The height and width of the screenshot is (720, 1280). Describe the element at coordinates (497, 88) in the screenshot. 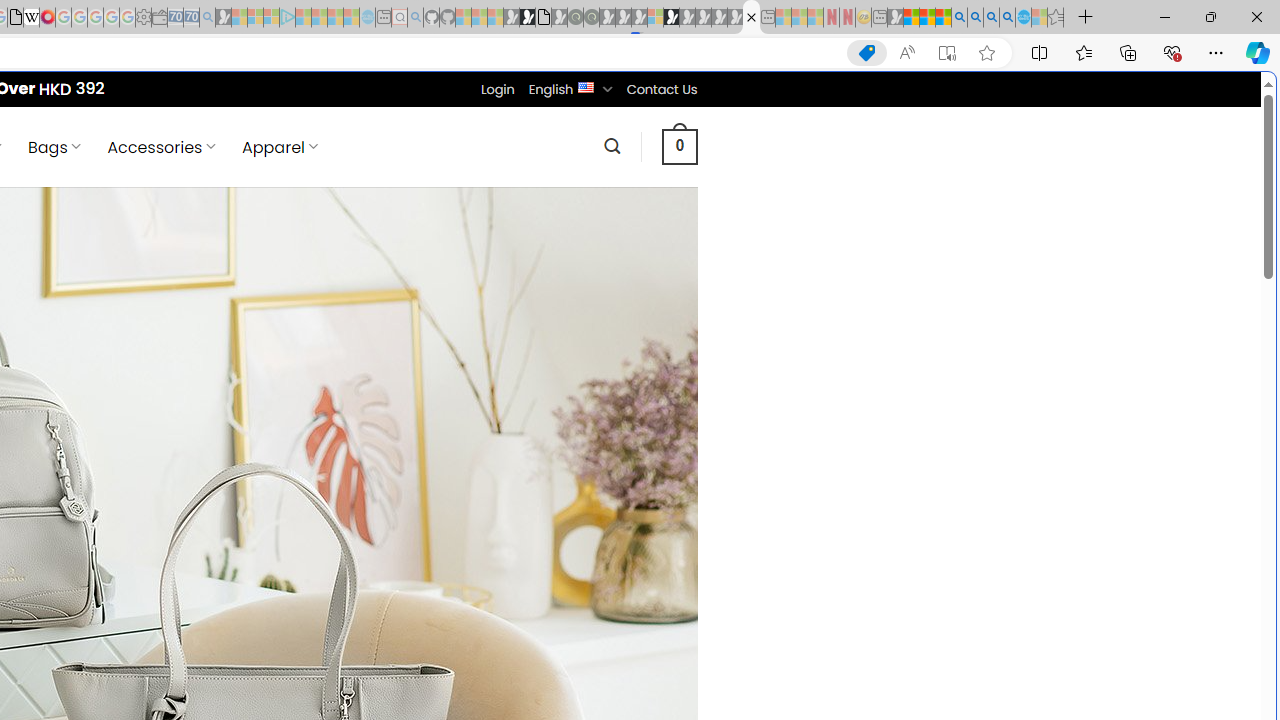

I see `'Login'` at that location.